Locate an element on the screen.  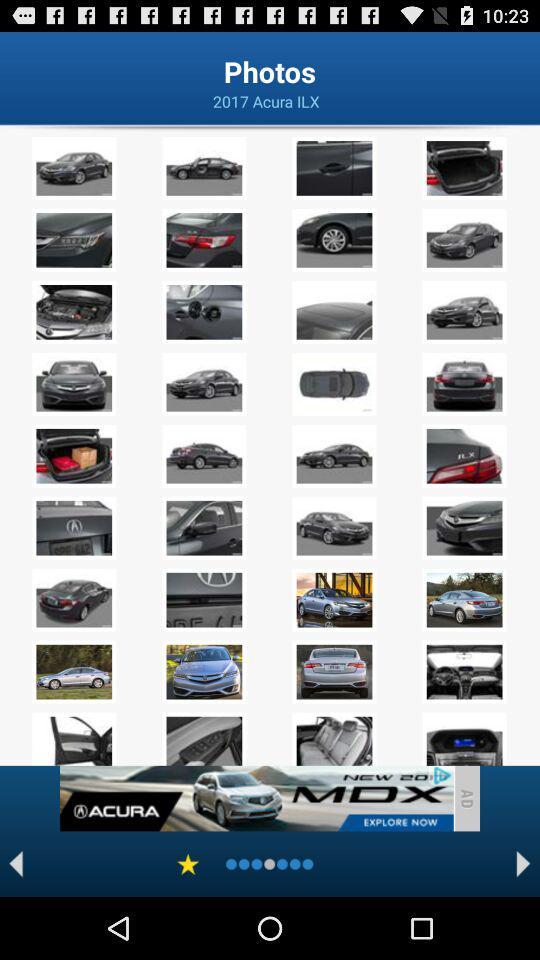
an advertisement is located at coordinates (256, 798).